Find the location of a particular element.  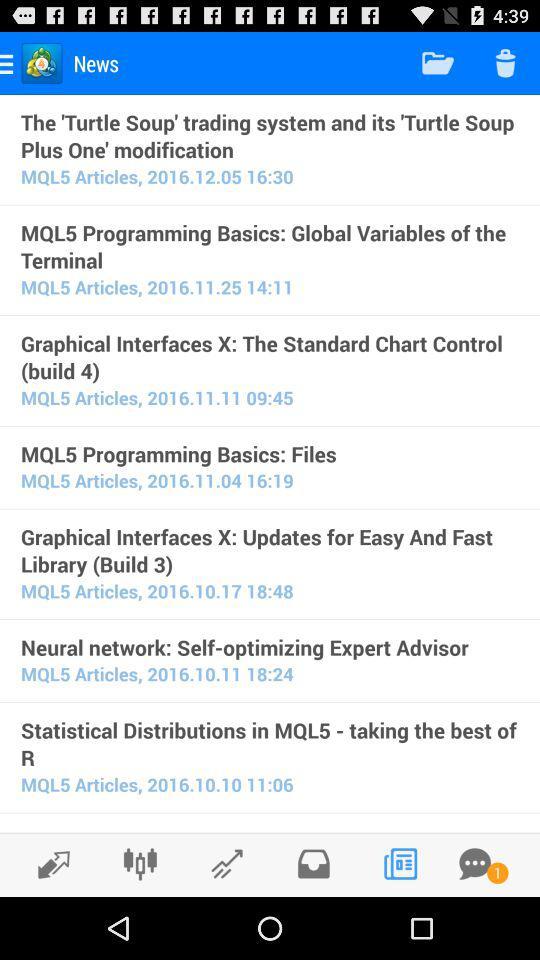

the quick evaluation of icon is located at coordinates (270, 829).